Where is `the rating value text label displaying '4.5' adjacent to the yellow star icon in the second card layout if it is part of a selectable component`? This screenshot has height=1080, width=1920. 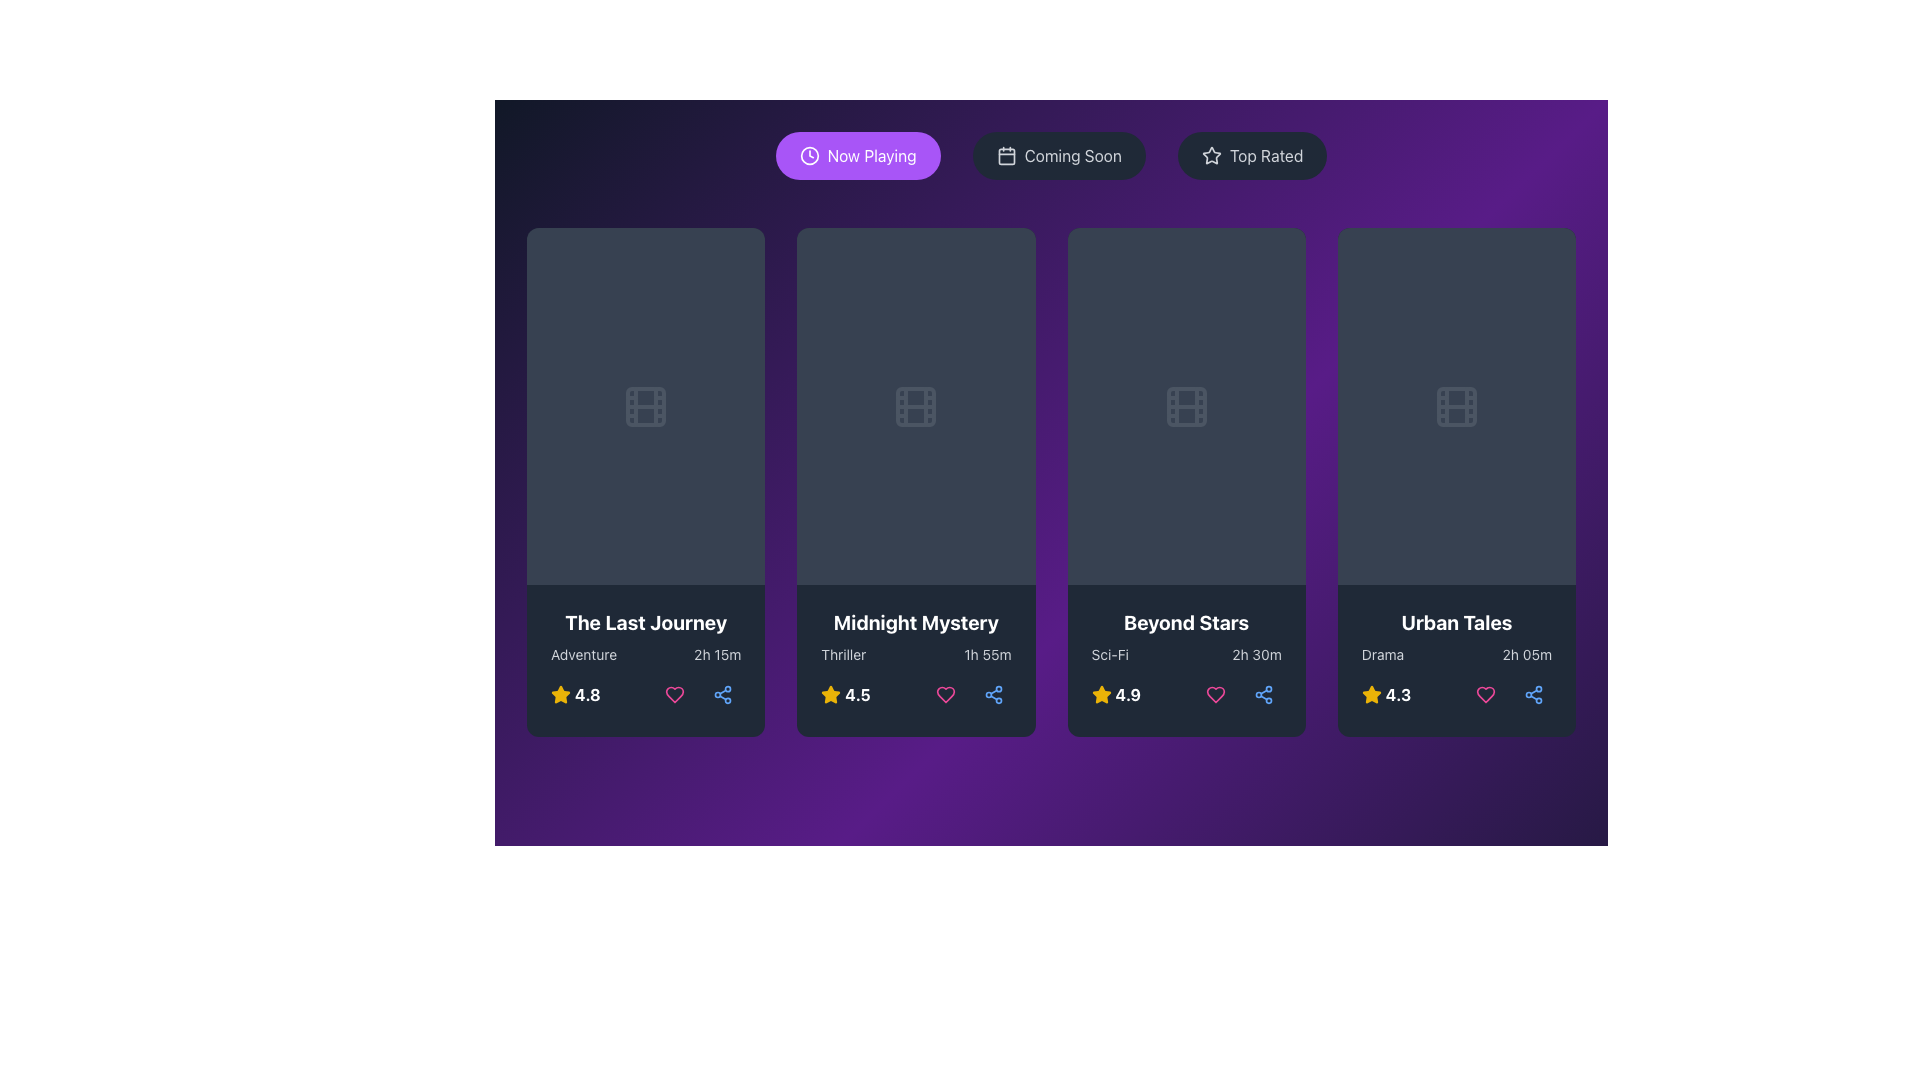 the rating value text label displaying '4.5' adjacent to the yellow star icon in the second card layout if it is part of a selectable component is located at coordinates (858, 694).